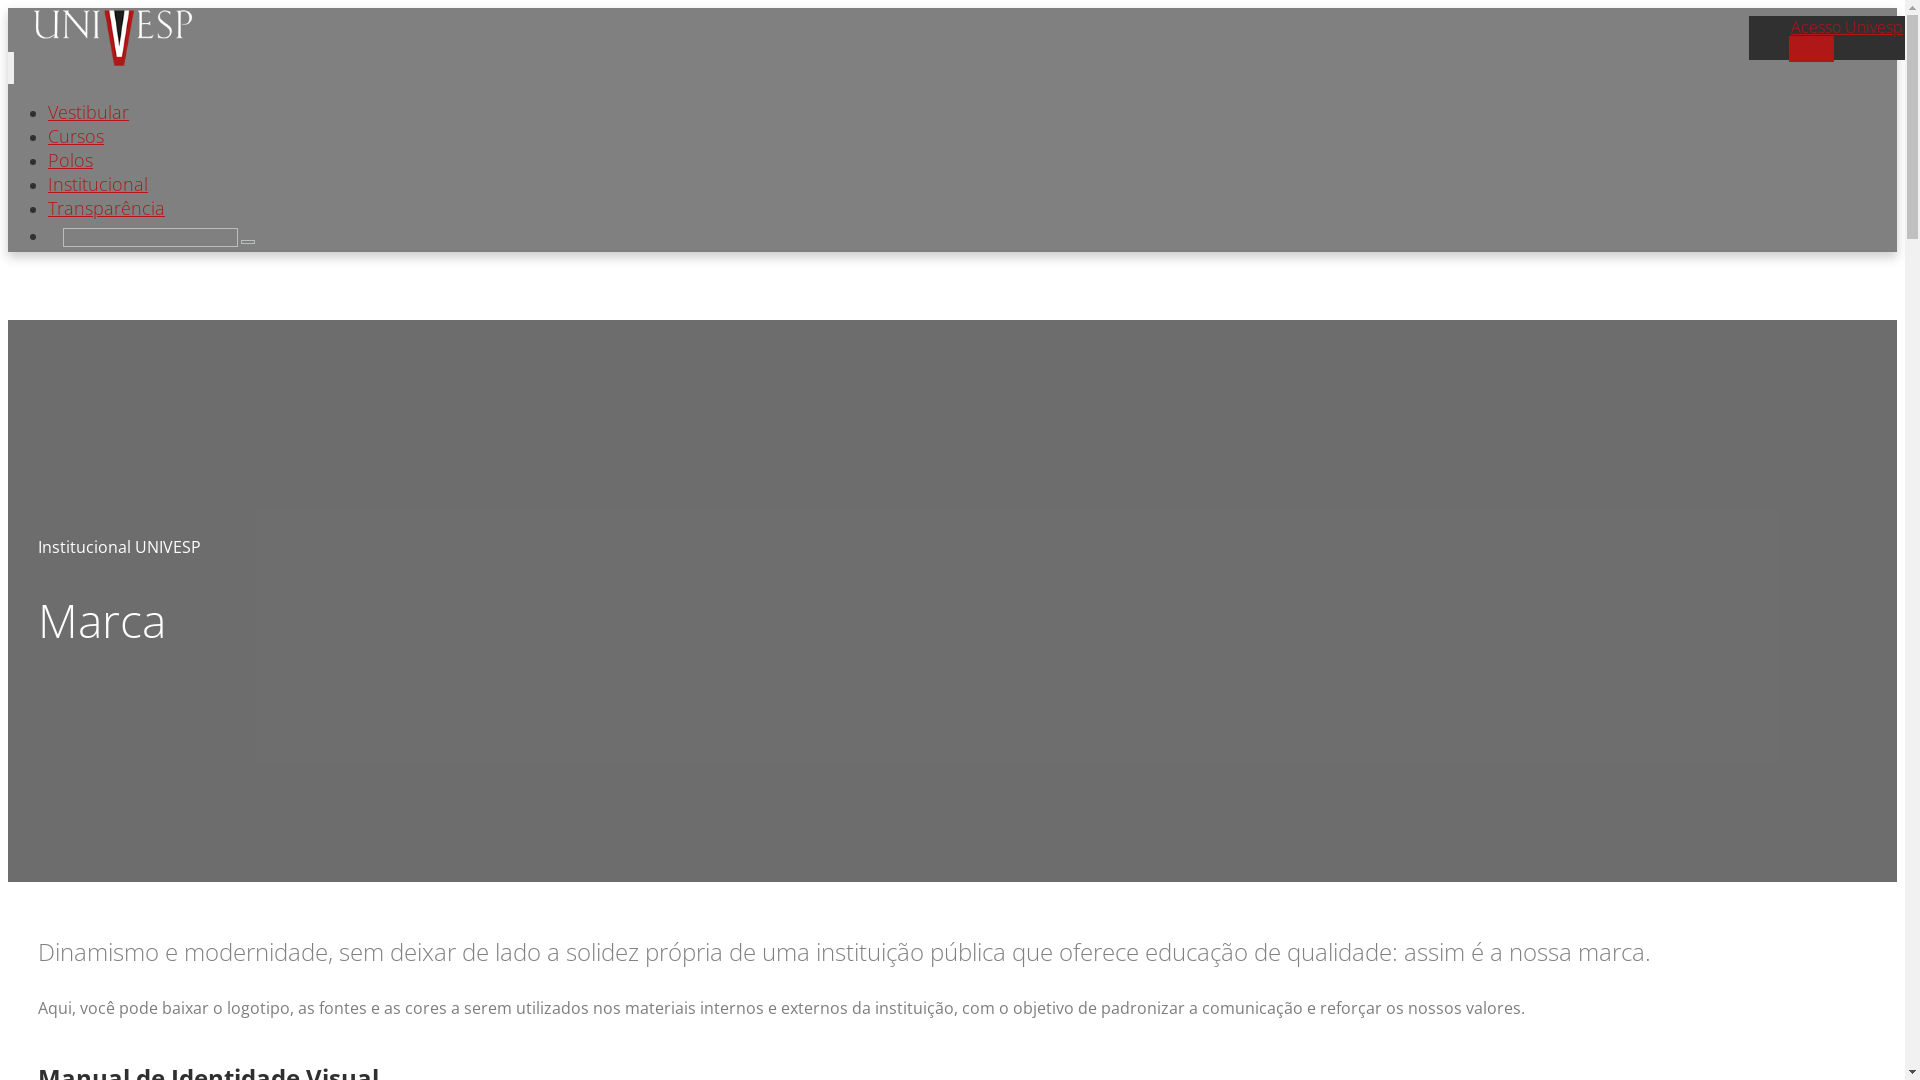 The height and width of the screenshot is (1080, 1920). Describe the element at coordinates (87, 111) in the screenshot. I see `'Vestibular'` at that location.